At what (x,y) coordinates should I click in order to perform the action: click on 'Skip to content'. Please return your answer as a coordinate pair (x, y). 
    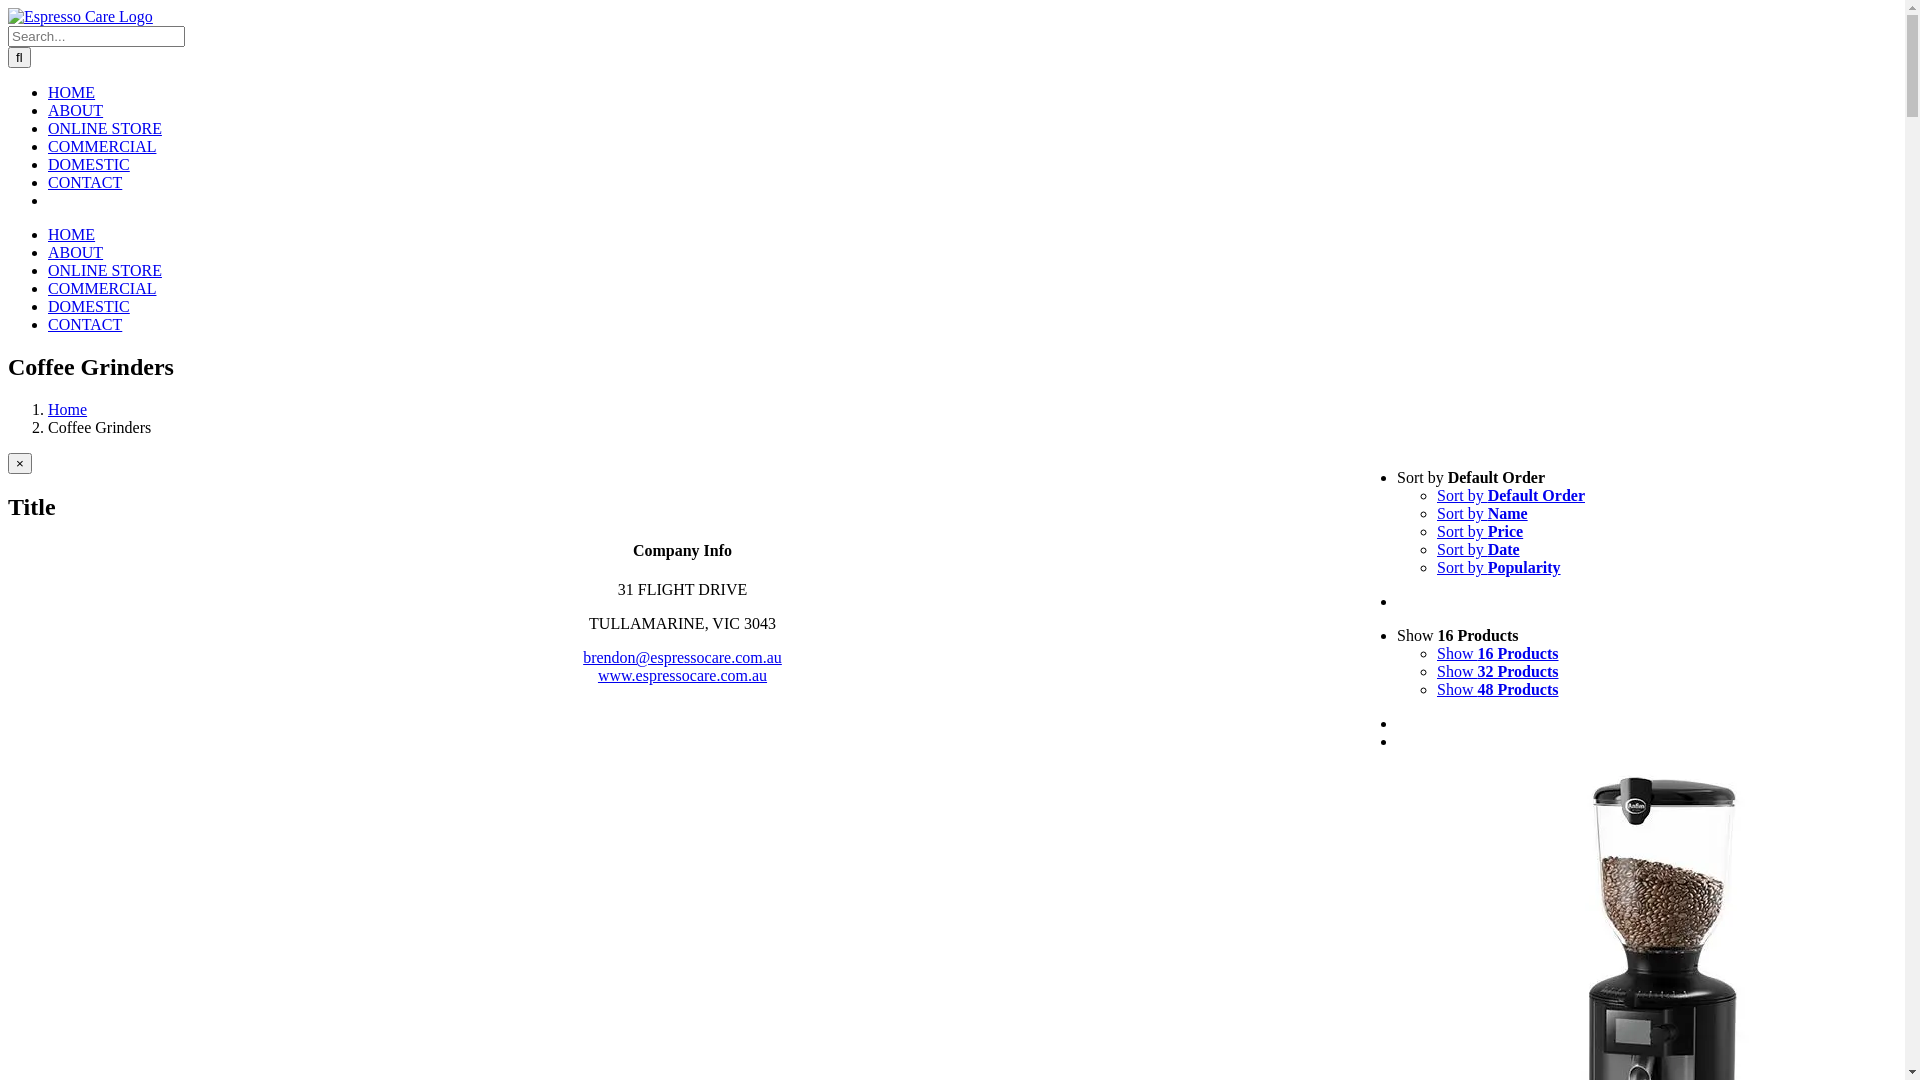
    Looking at the image, I should click on (7, 7).